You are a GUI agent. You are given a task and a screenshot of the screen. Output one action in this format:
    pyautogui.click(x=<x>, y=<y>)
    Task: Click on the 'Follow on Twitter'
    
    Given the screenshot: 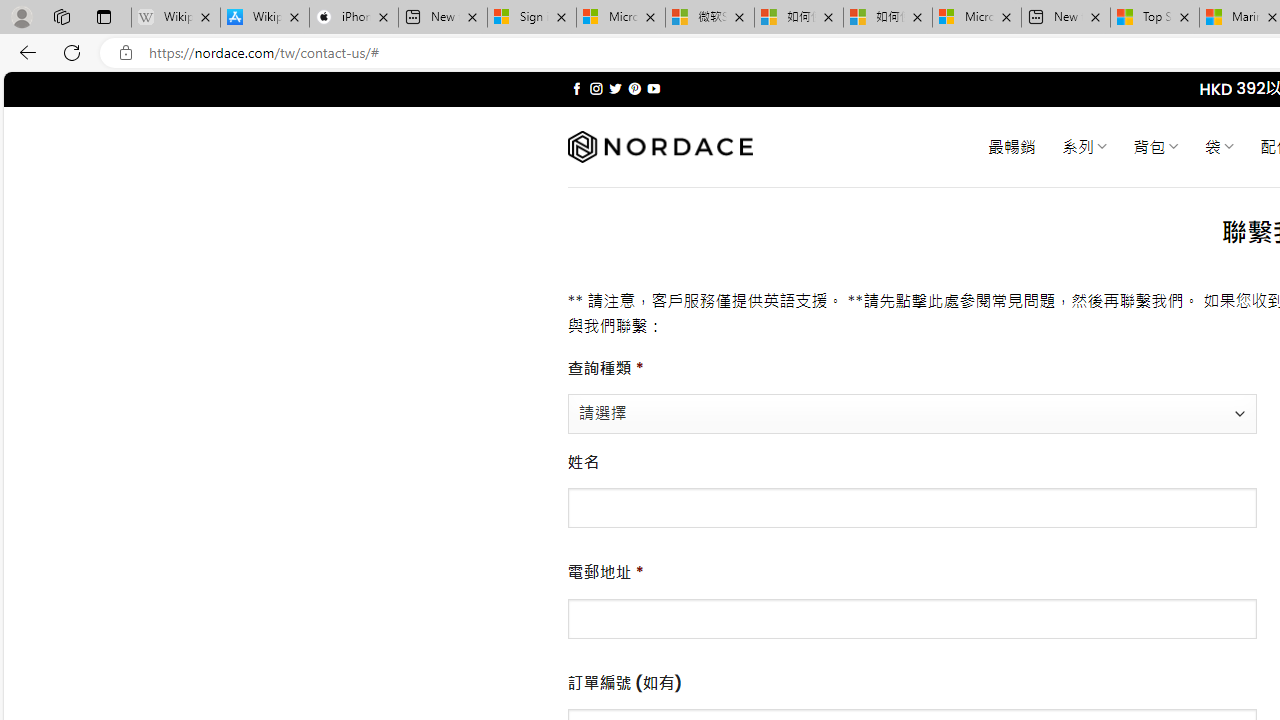 What is the action you would take?
    pyautogui.click(x=614, y=88)
    